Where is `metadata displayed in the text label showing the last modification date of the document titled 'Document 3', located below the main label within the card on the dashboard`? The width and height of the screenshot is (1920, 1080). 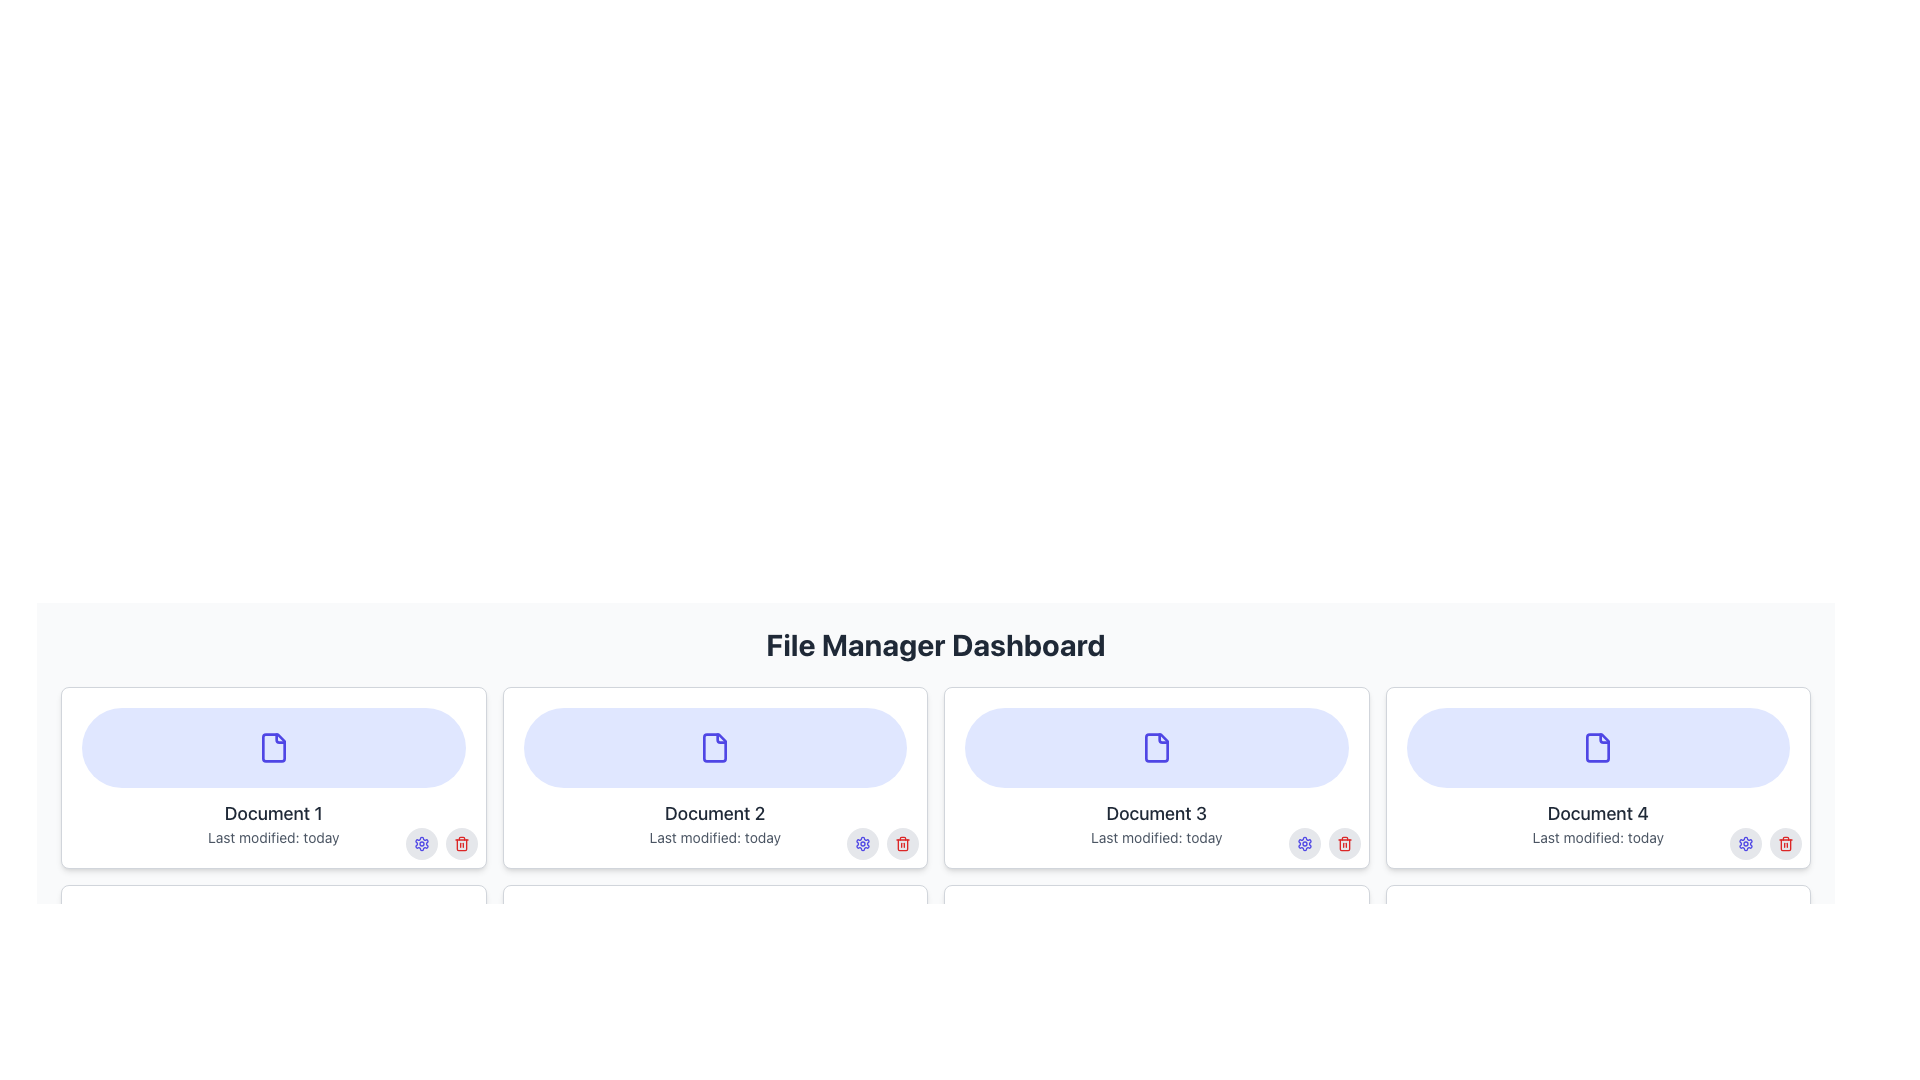 metadata displayed in the text label showing the last modification date of the document titled 'Document 3', located below the main label within the card on the dashboard is located at coordinates (1156, 837).